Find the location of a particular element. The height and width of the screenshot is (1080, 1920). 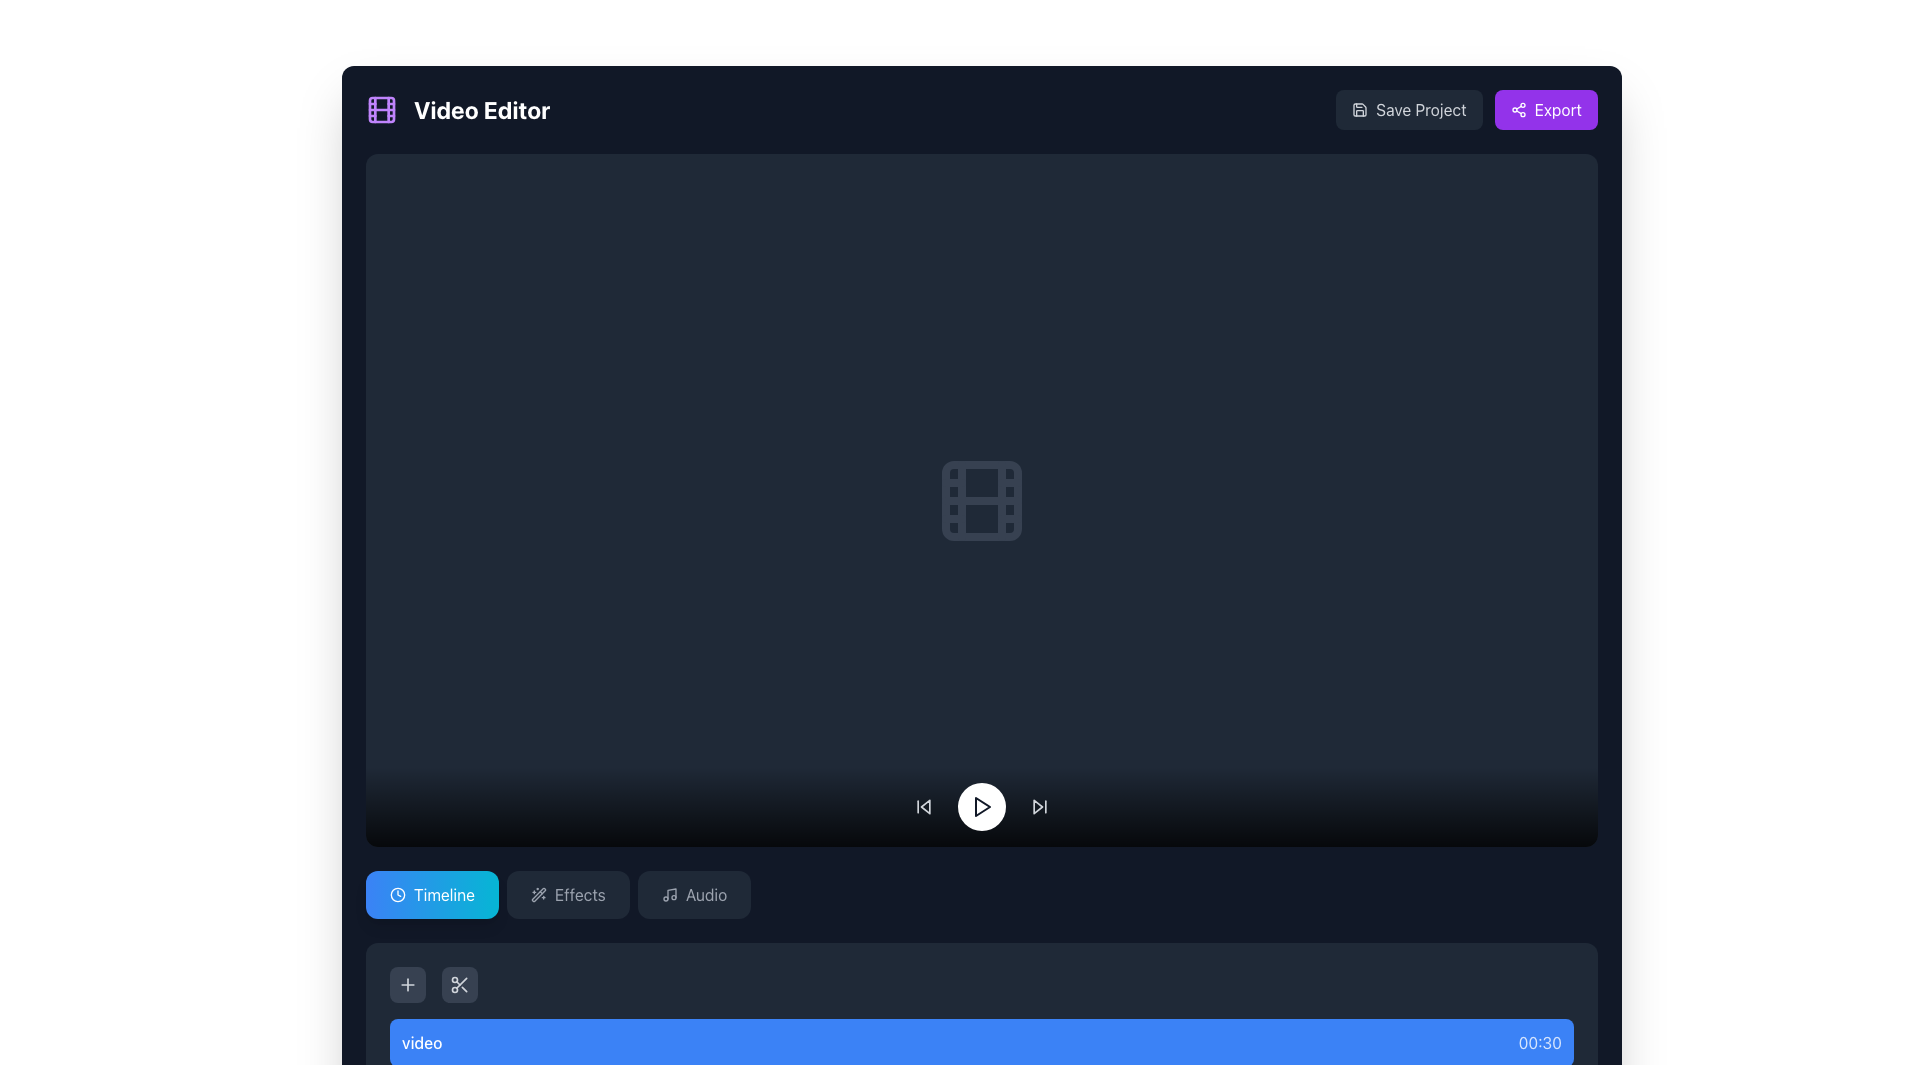

the 'Save Project' button, which is a light gray font button on a dark gray rounded rectangular background, located at the top-right corner of the interface is located at coordinates (1408, 110).